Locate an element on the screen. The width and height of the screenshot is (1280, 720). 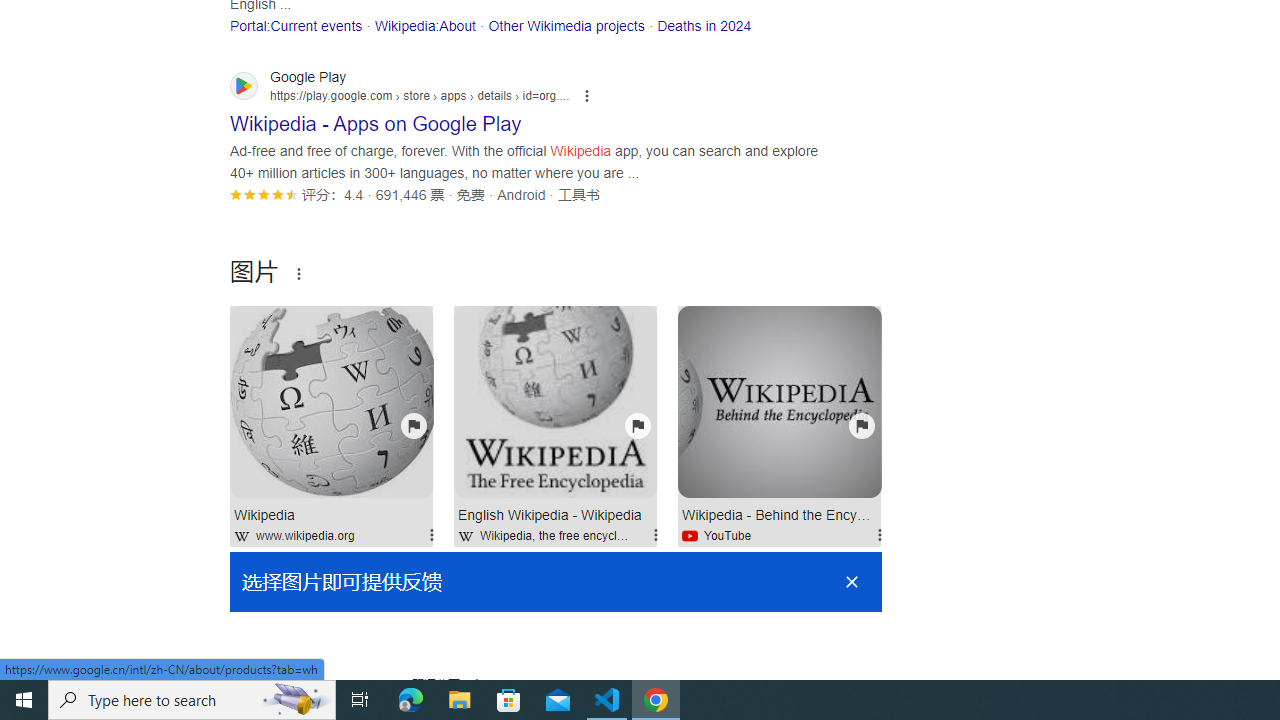
'Deaths in 2024' is located at coordinates (704, 25).